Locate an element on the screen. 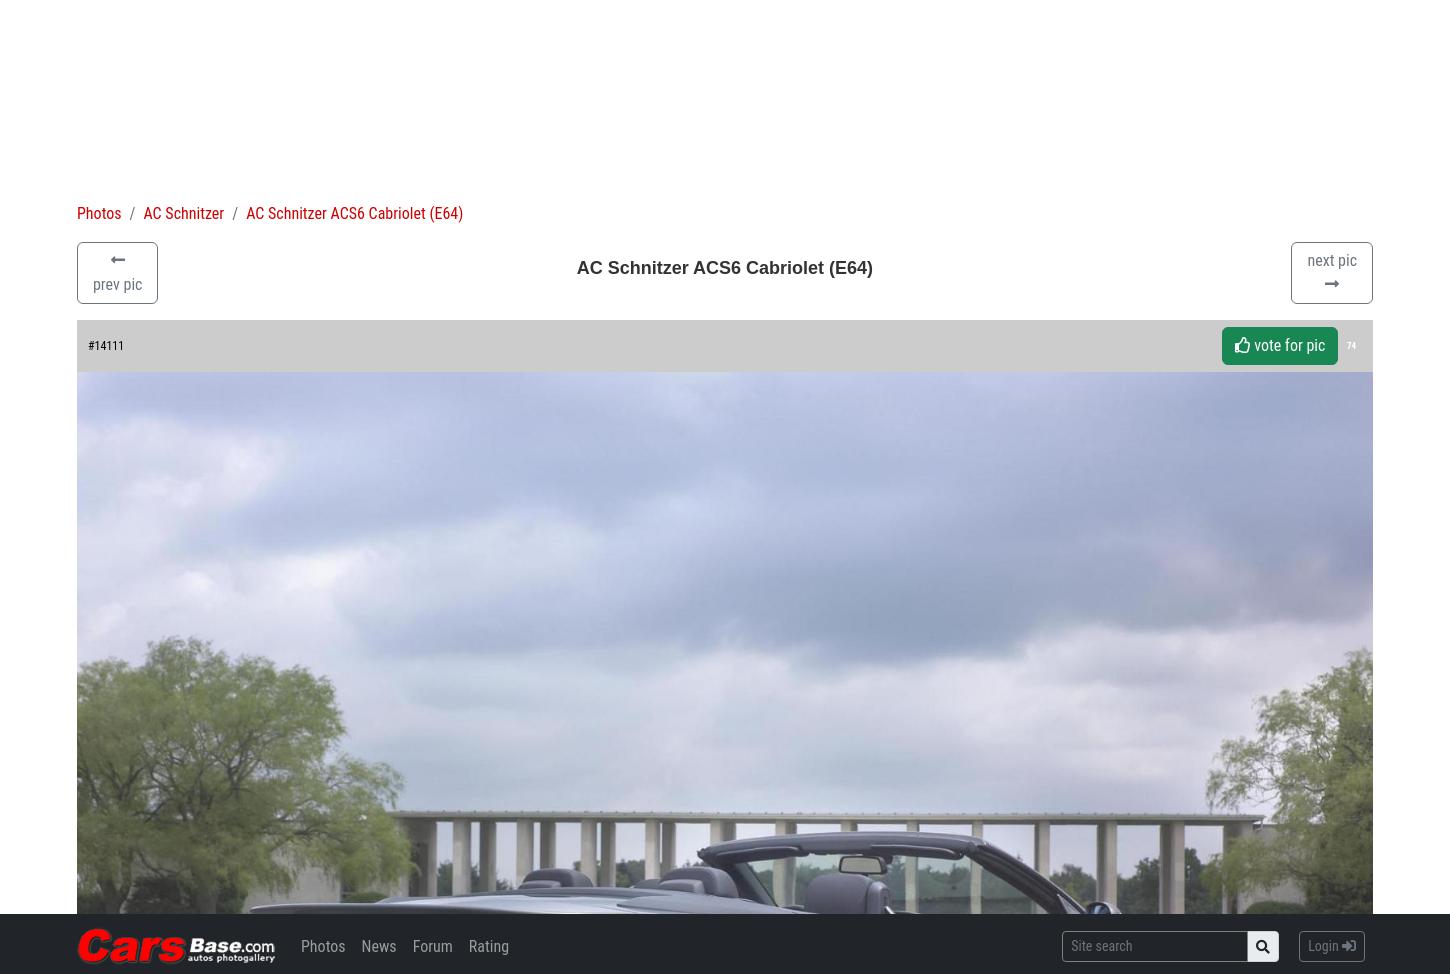 The width and height of the screenshot is (1450, 974). '(Download' is located at coordinates (112, 666).